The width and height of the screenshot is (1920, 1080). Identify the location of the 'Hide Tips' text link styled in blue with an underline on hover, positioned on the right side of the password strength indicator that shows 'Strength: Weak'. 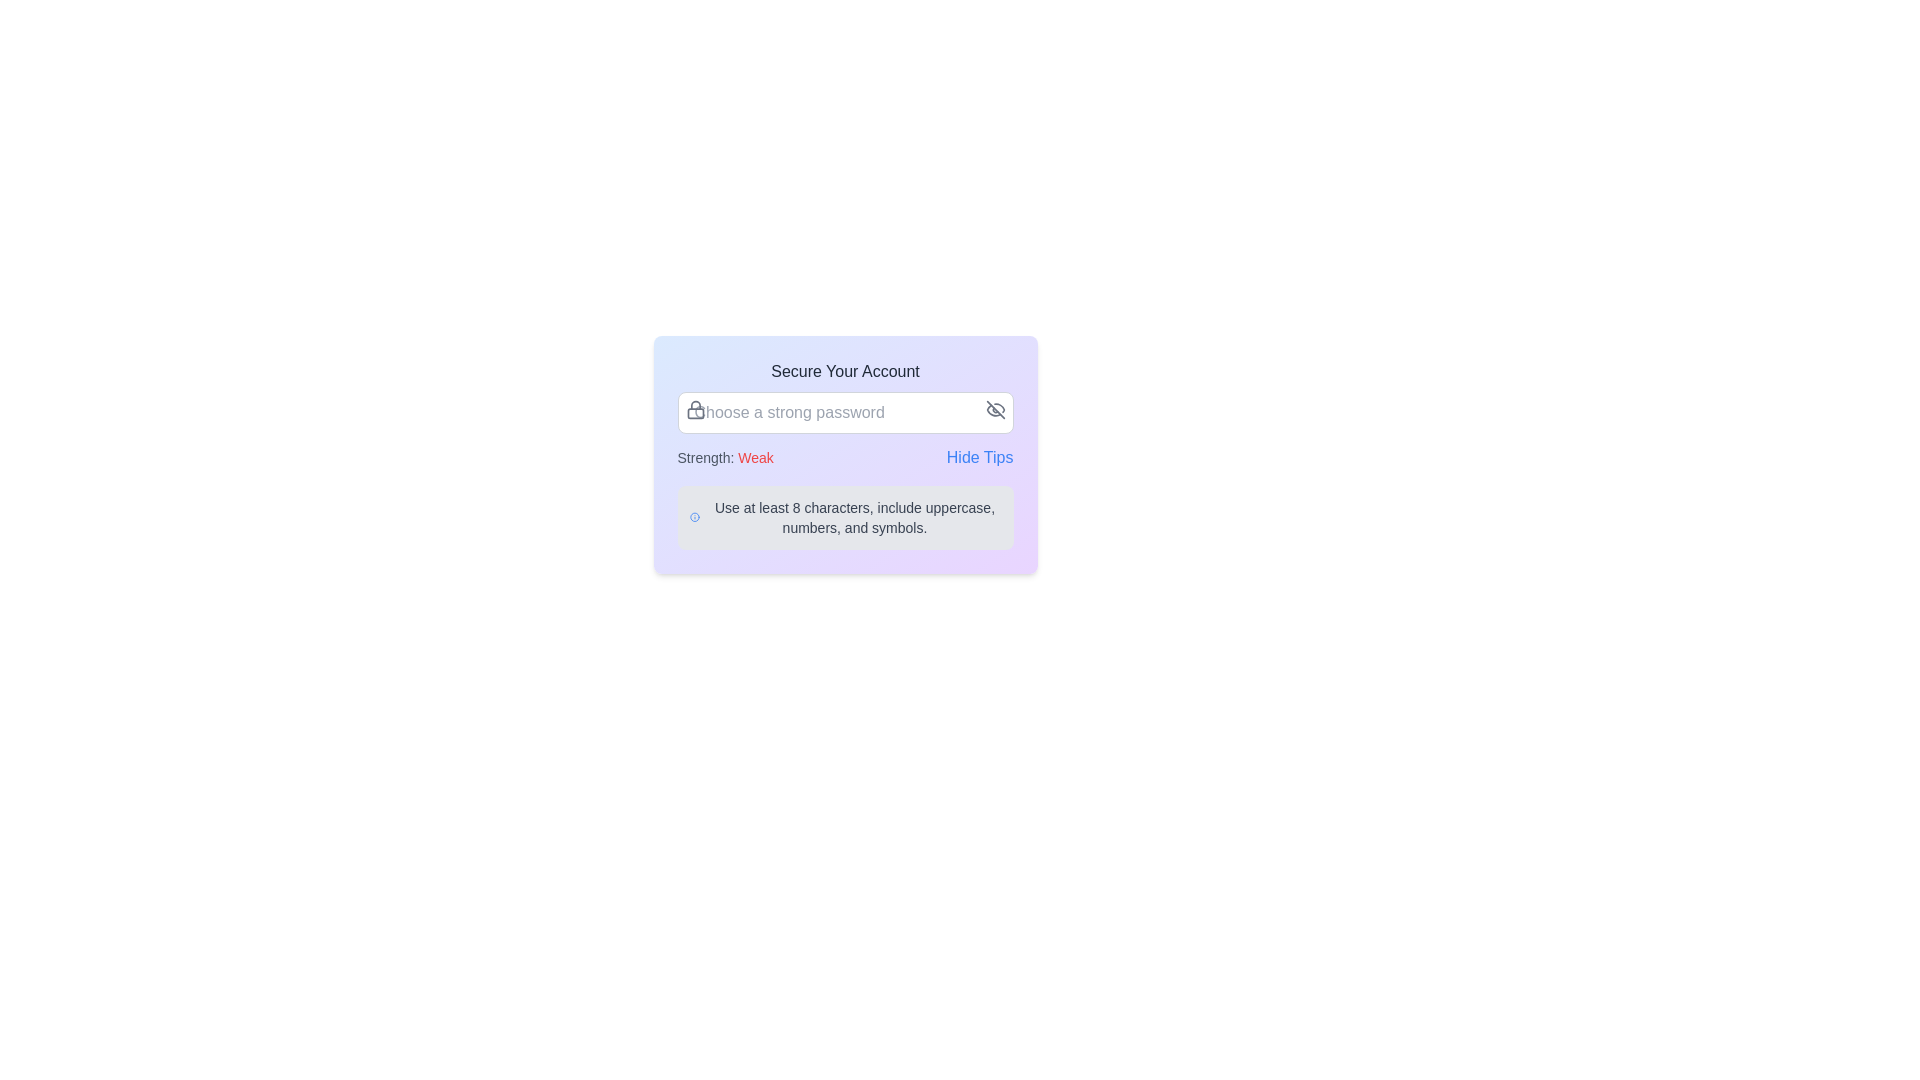
(980, 458).